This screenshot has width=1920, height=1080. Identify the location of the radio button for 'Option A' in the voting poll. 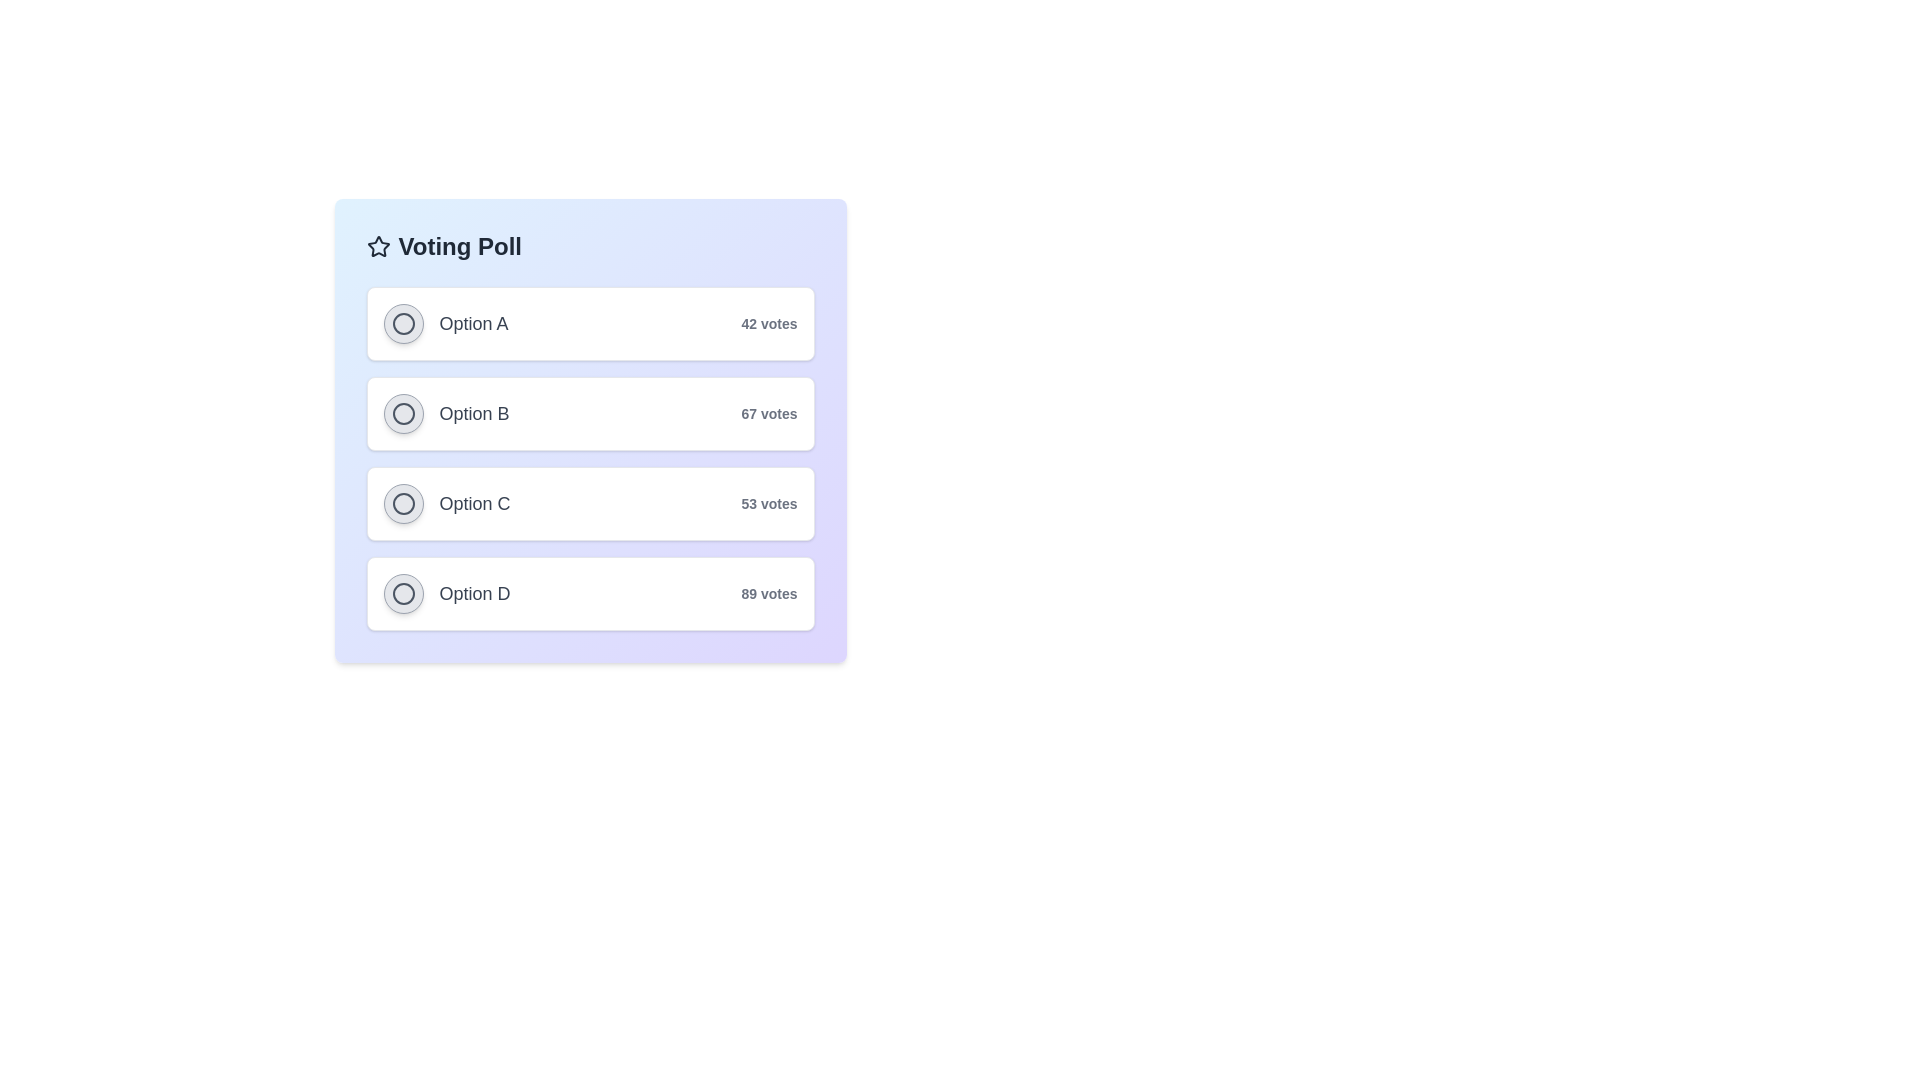
(402, 323).